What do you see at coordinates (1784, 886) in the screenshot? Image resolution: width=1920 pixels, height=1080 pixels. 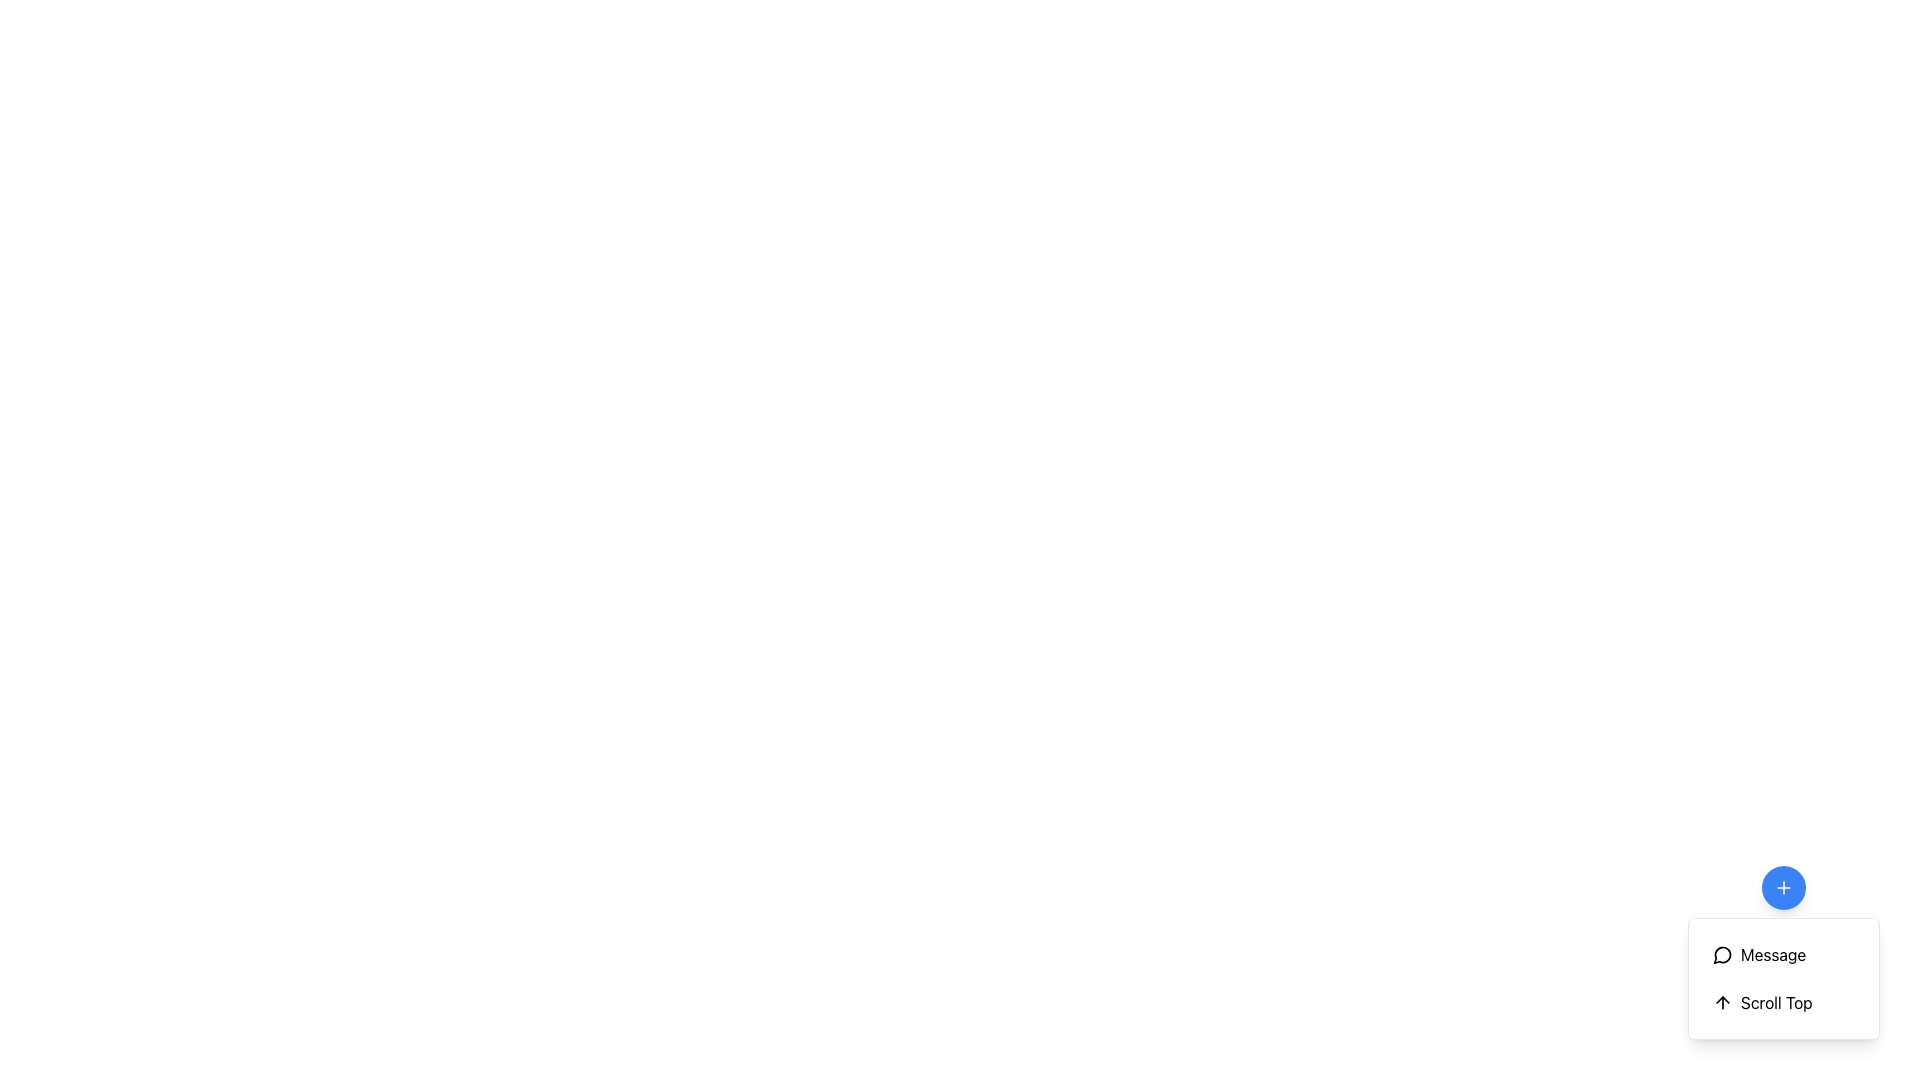 I see `the blue circular button representing addition or creation, located at the bottom-right corner of the interface, directly above the pop-up menu options 'Message' and 'Scroll Top'` at bounding box center [1784, 886].